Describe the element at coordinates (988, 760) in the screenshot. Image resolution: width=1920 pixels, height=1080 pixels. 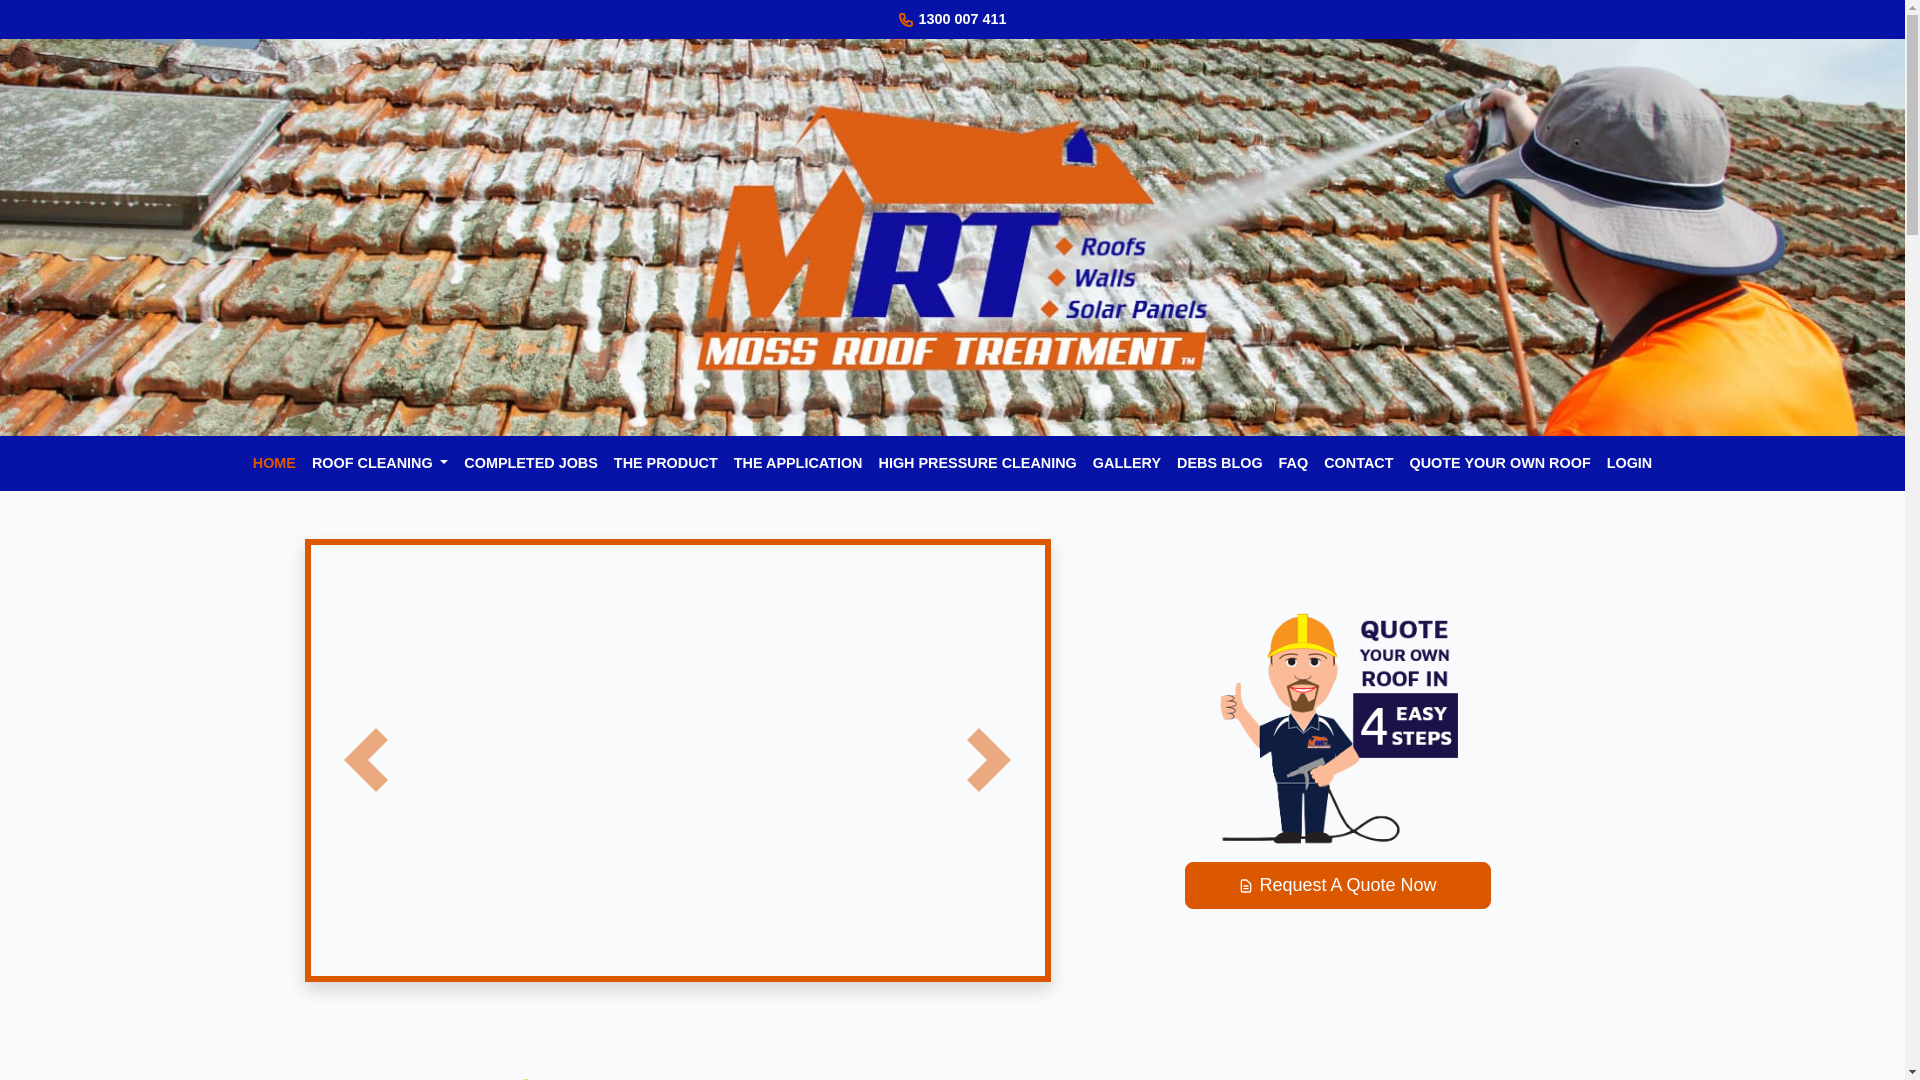
I see `'Next'` at that location.